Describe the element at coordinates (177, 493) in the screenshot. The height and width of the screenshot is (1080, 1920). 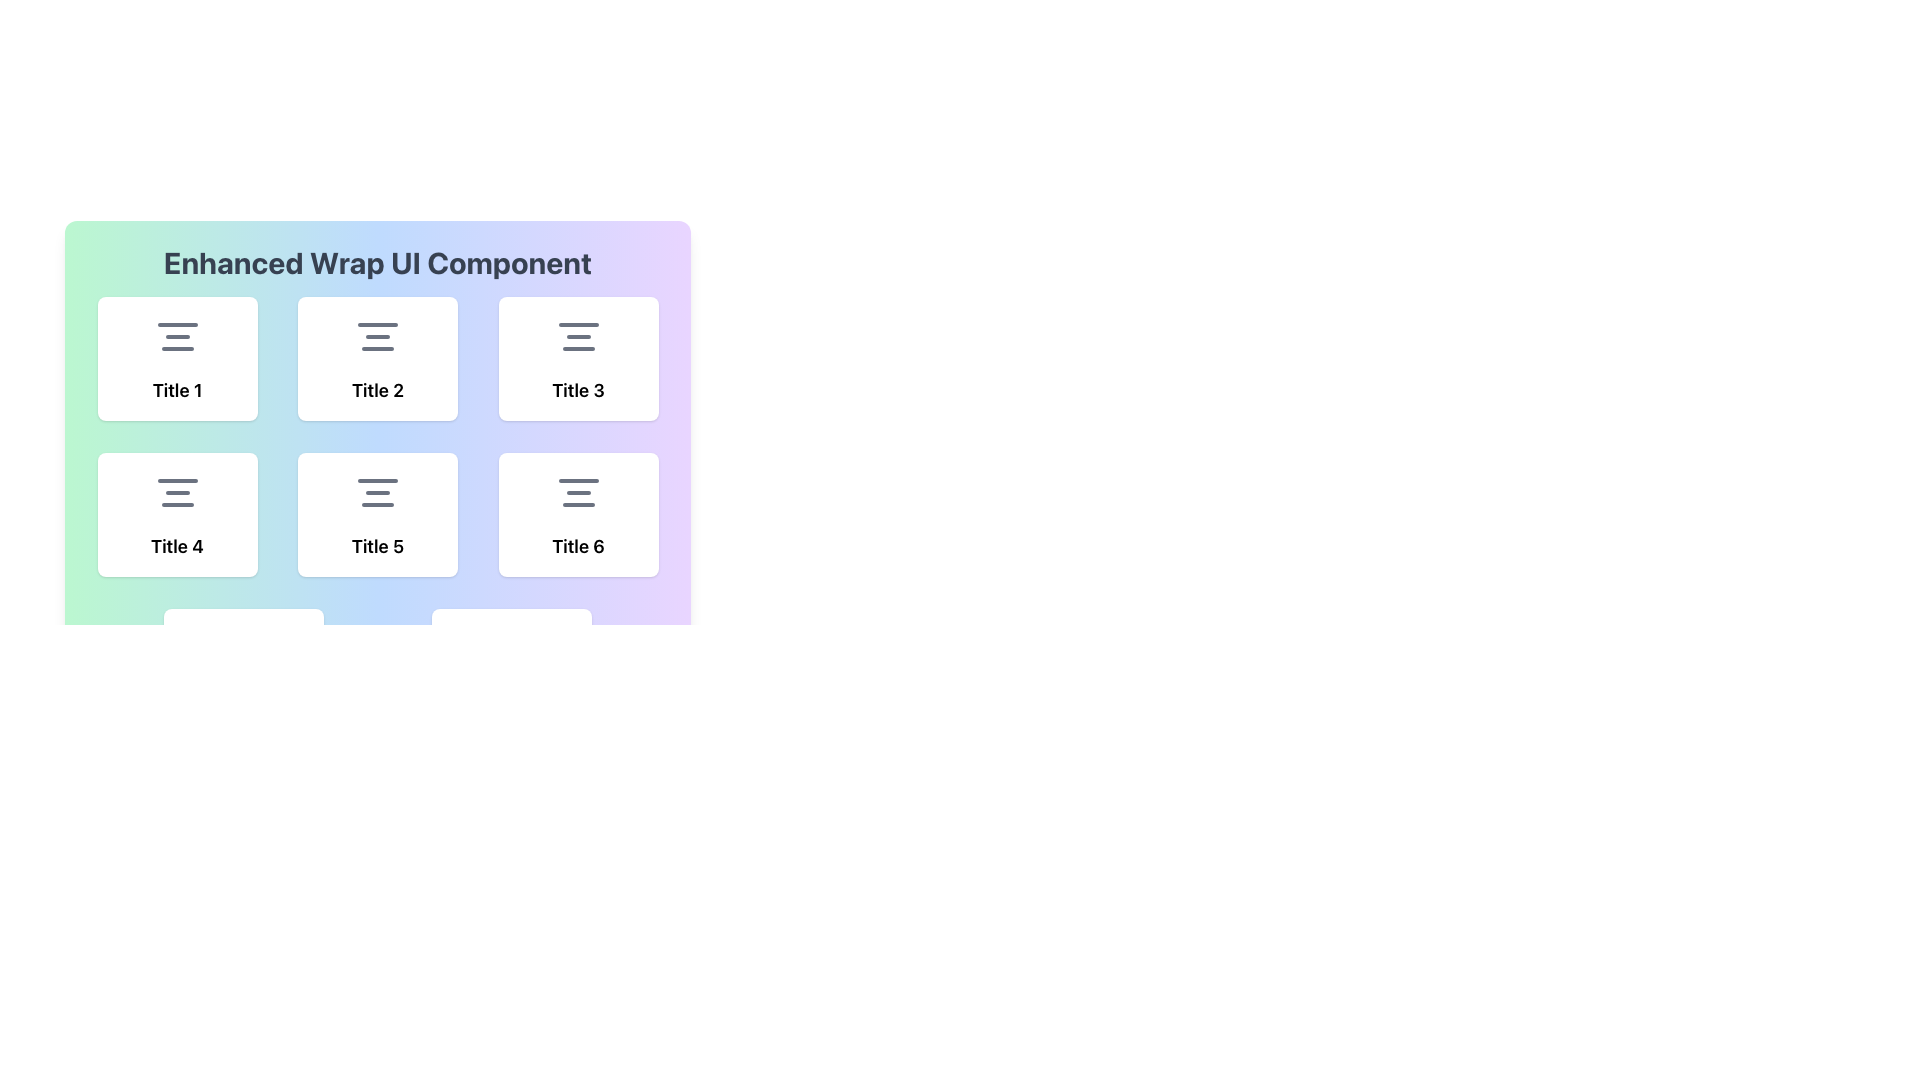
I see `the alignment-related icon located in the second row, first column of the grid, positioned above the 'Title 4' label` at that location.